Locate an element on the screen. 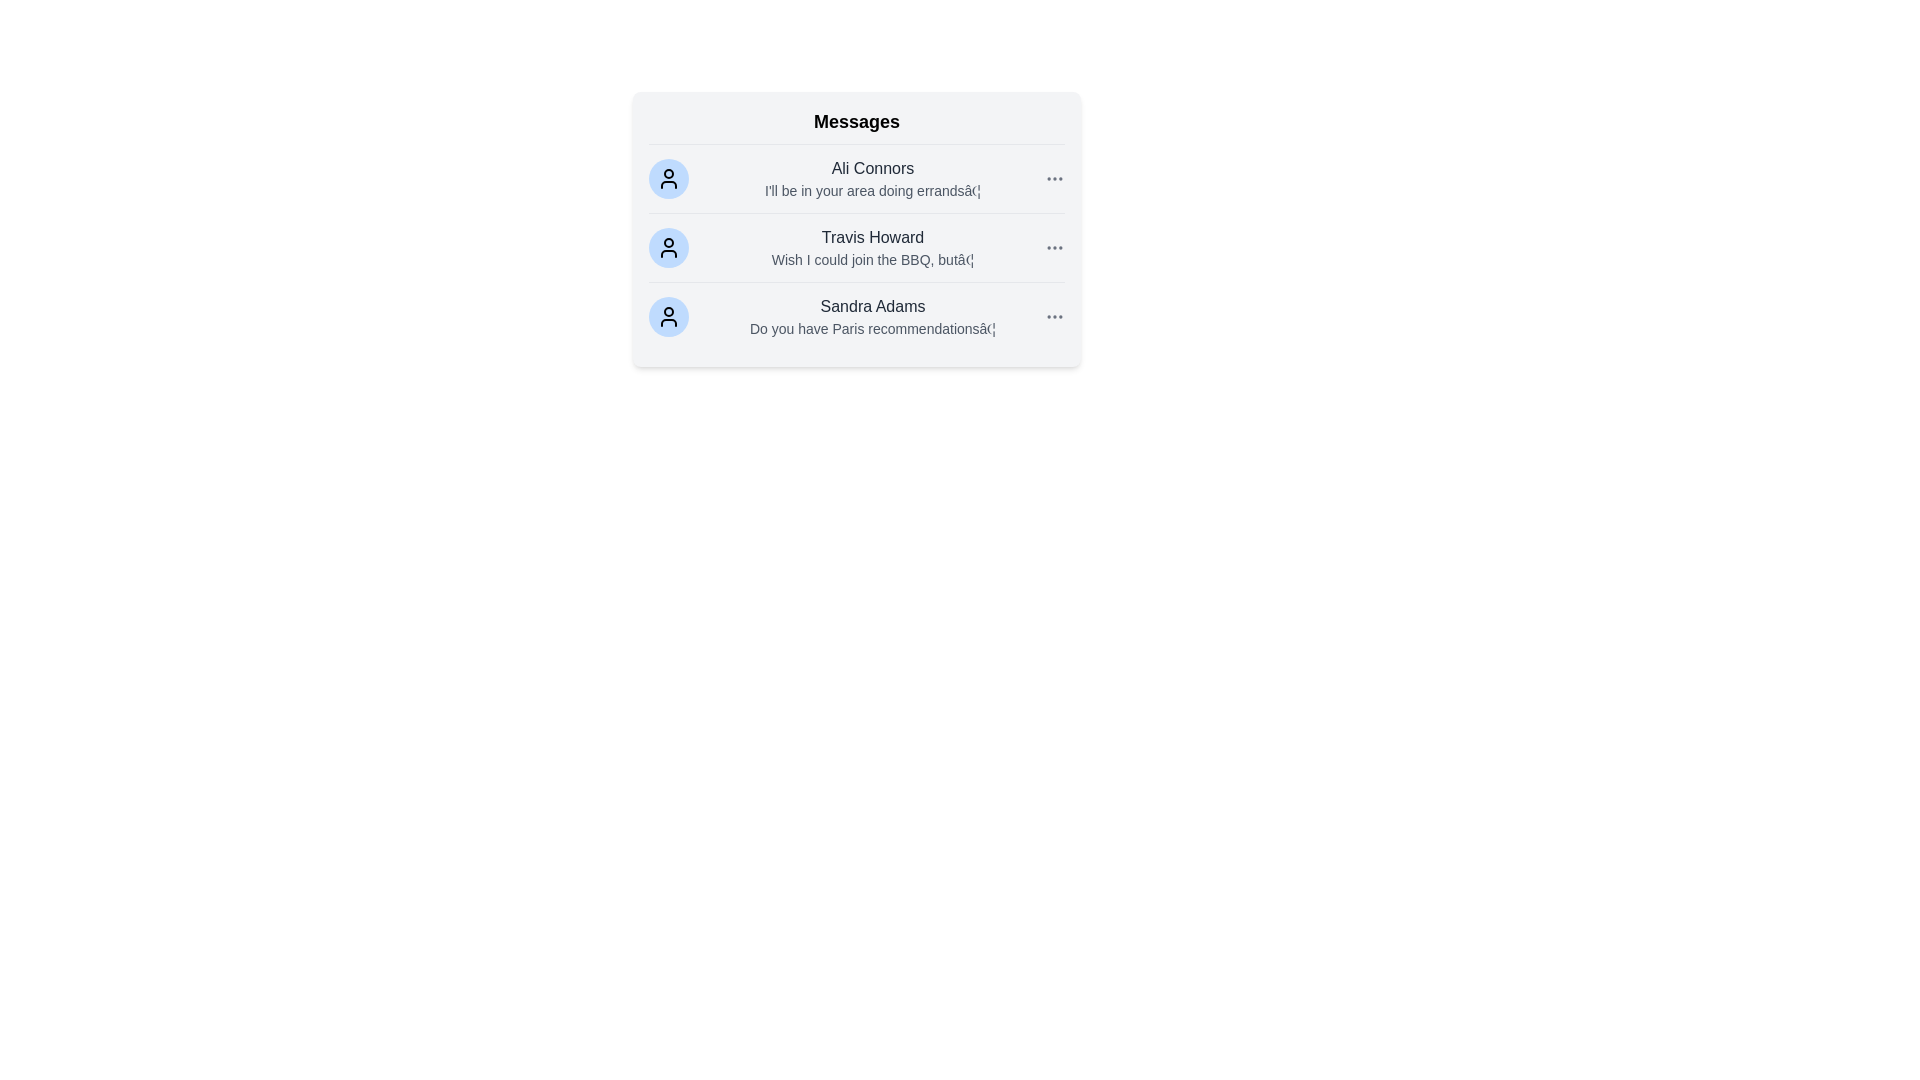 The width and height of the screenshot is (1920, 1080). the circular blue Avatar Icon with a user profile icon outlined in black, located in the third row of the listed messages section, adjacent to the text 'Sandra Adams' is located at coordinates (668, 315).